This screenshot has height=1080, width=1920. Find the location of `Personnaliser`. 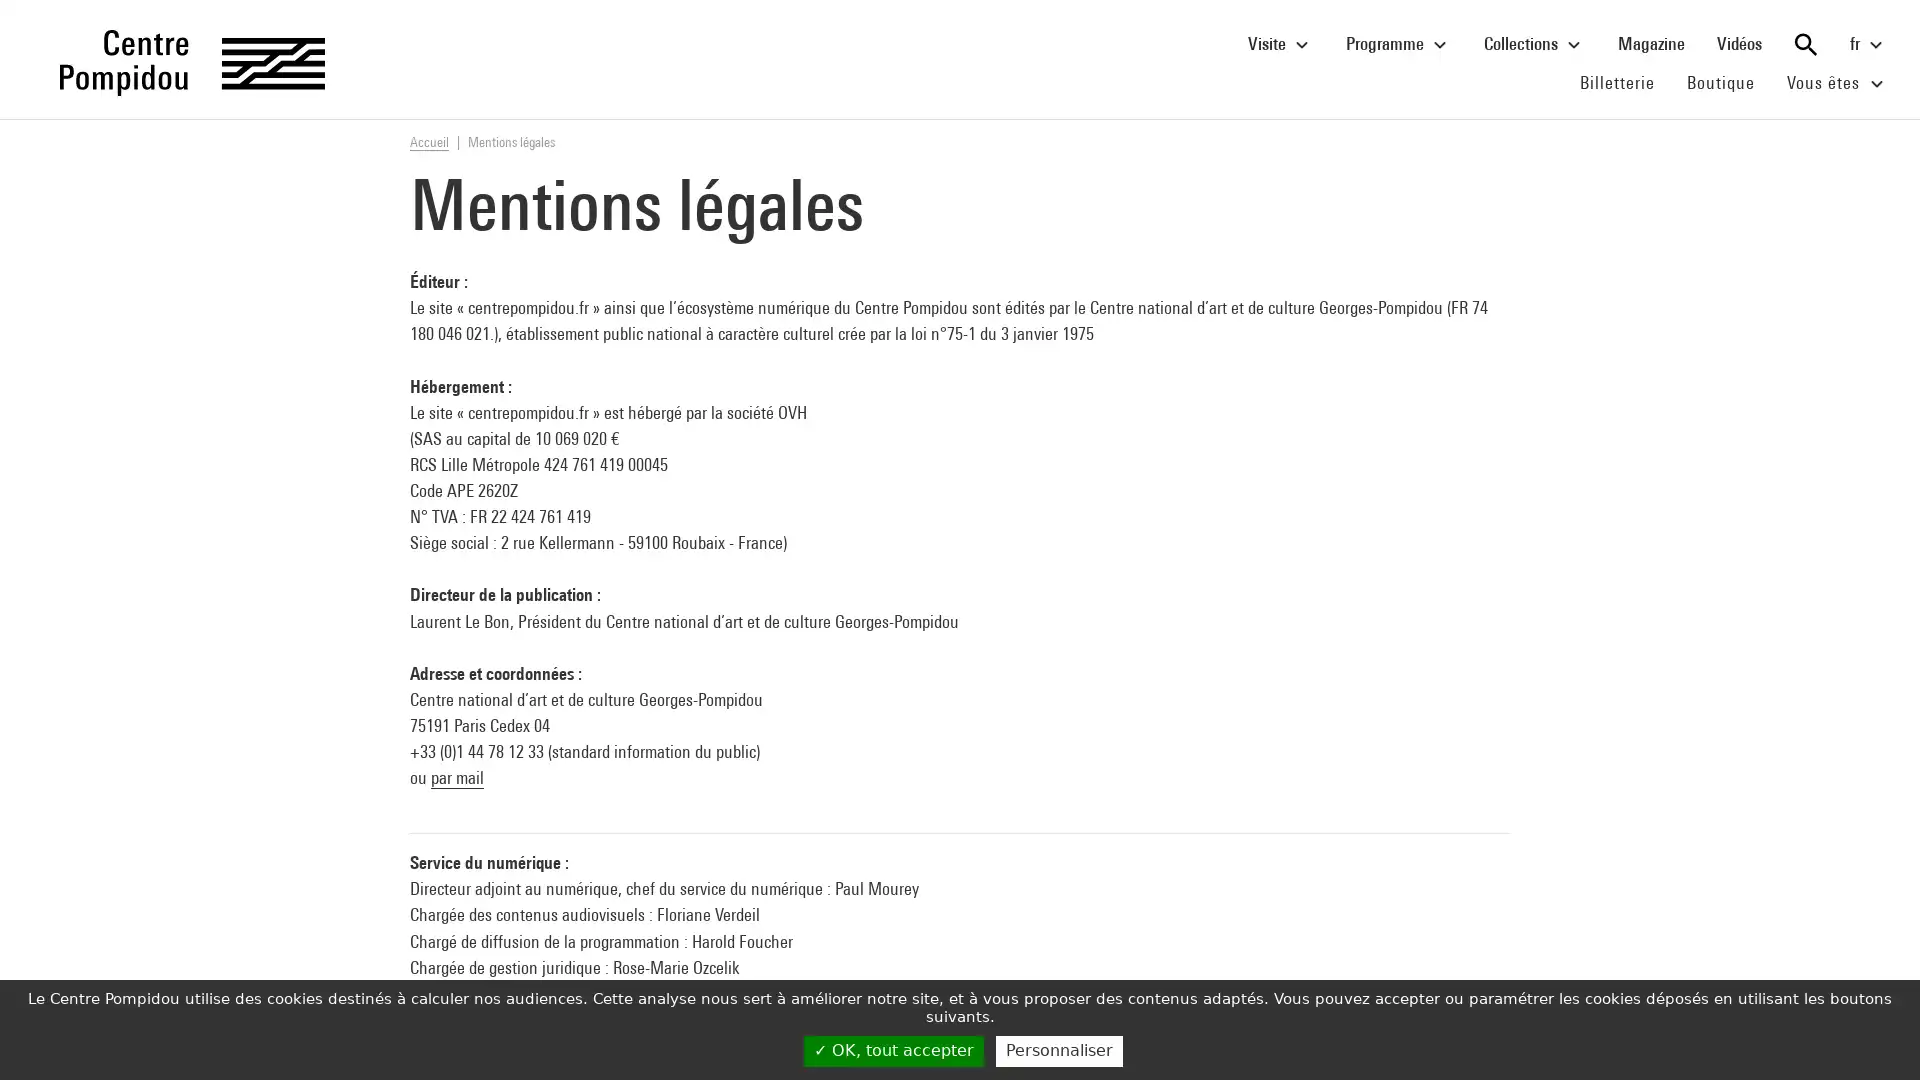

Personnaliser is located at coordinates (1058, 1050).